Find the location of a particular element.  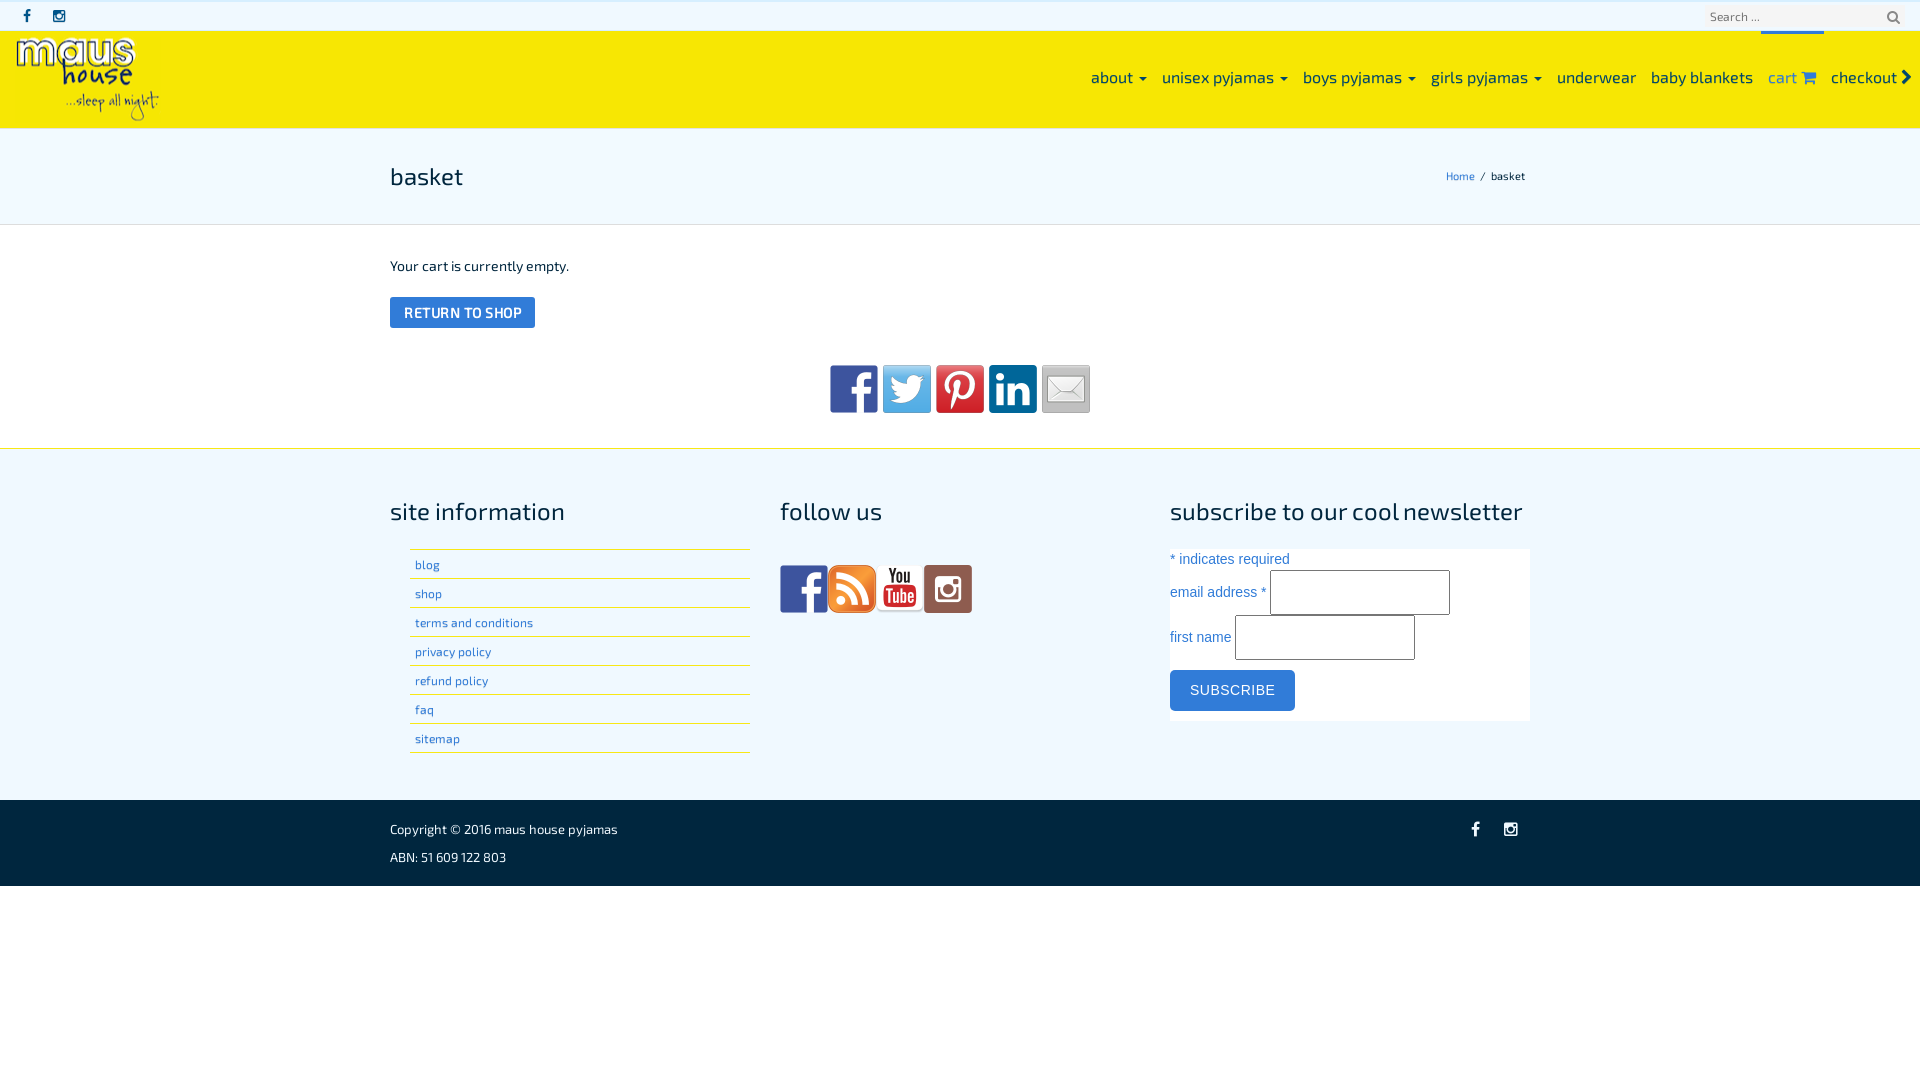

'Home' is located at coordinates (1463, 174).